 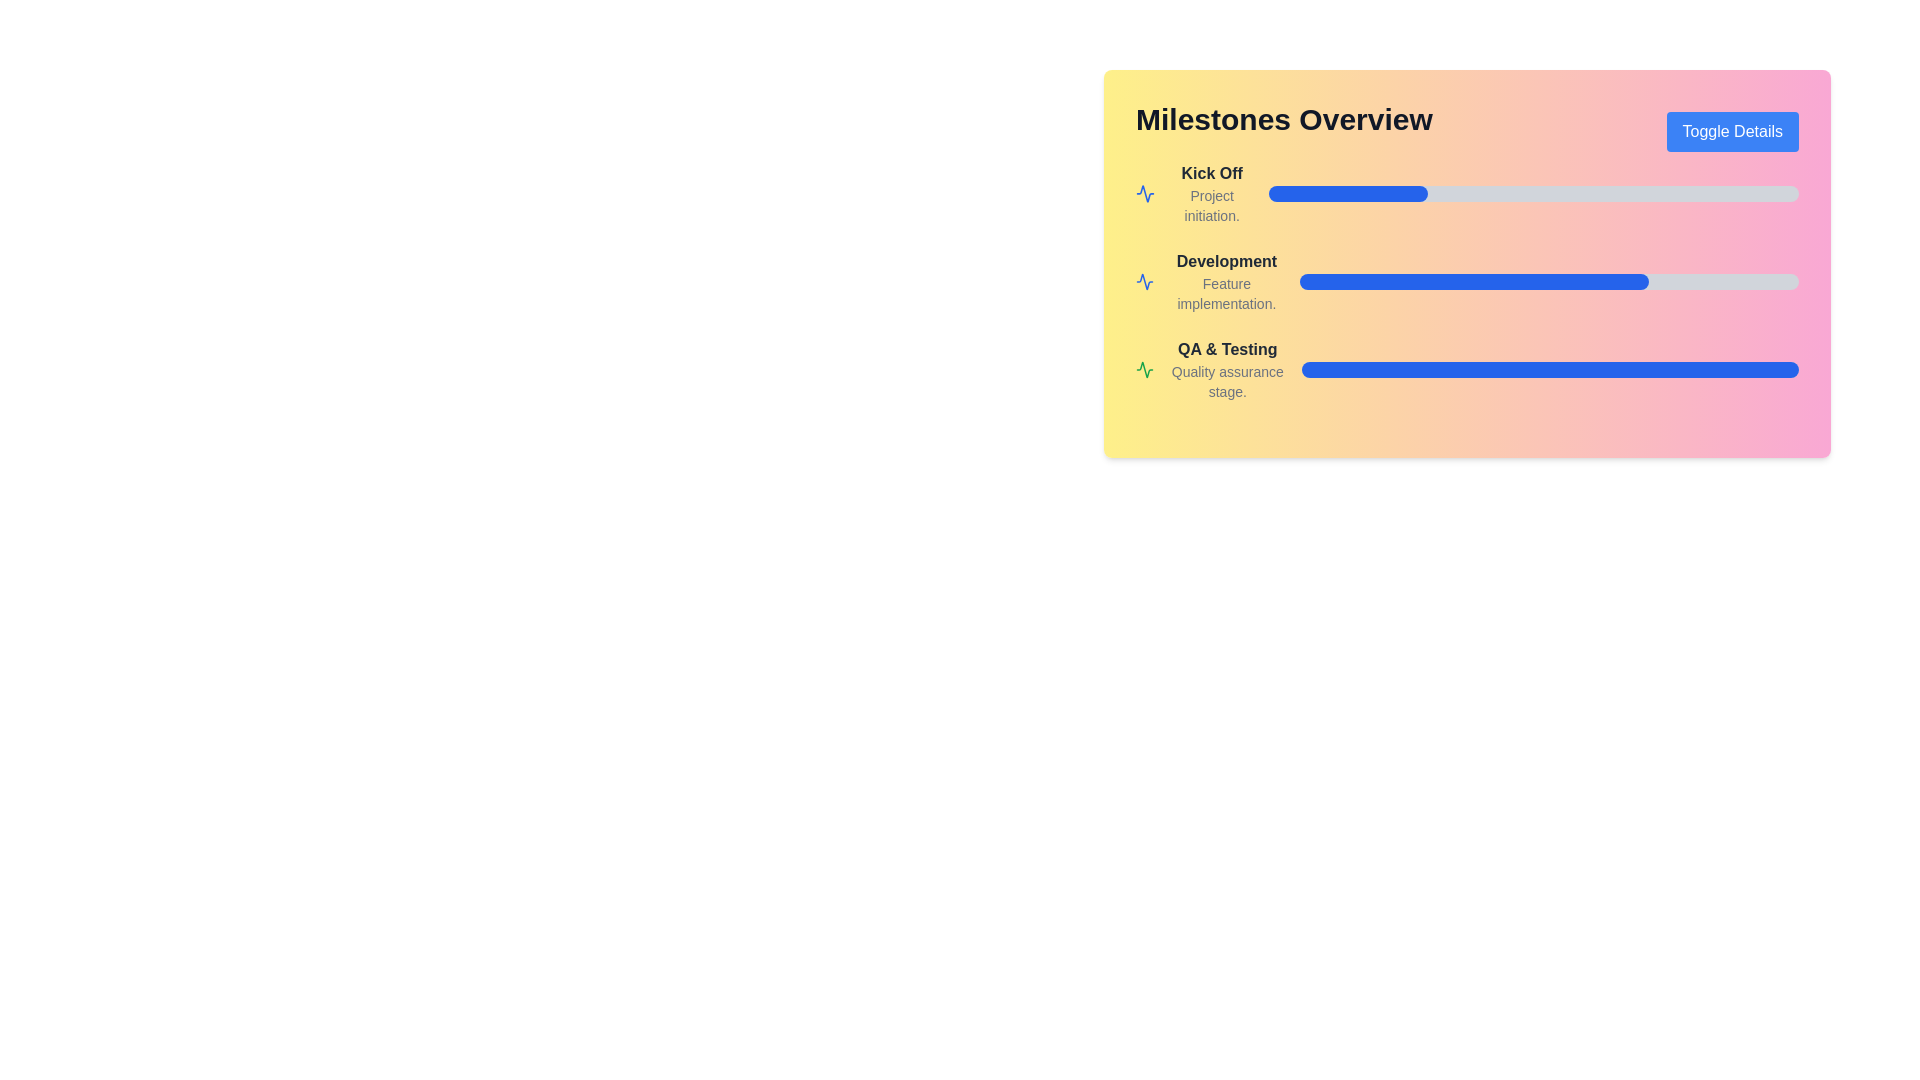 What do you see at coordinates (1474, 281) in the screenshot?
I see `the Progress Indicator (Bar) that visually represents progress in the 'Development' phase of the milestone tracker` at bounding box center [1474, 281].